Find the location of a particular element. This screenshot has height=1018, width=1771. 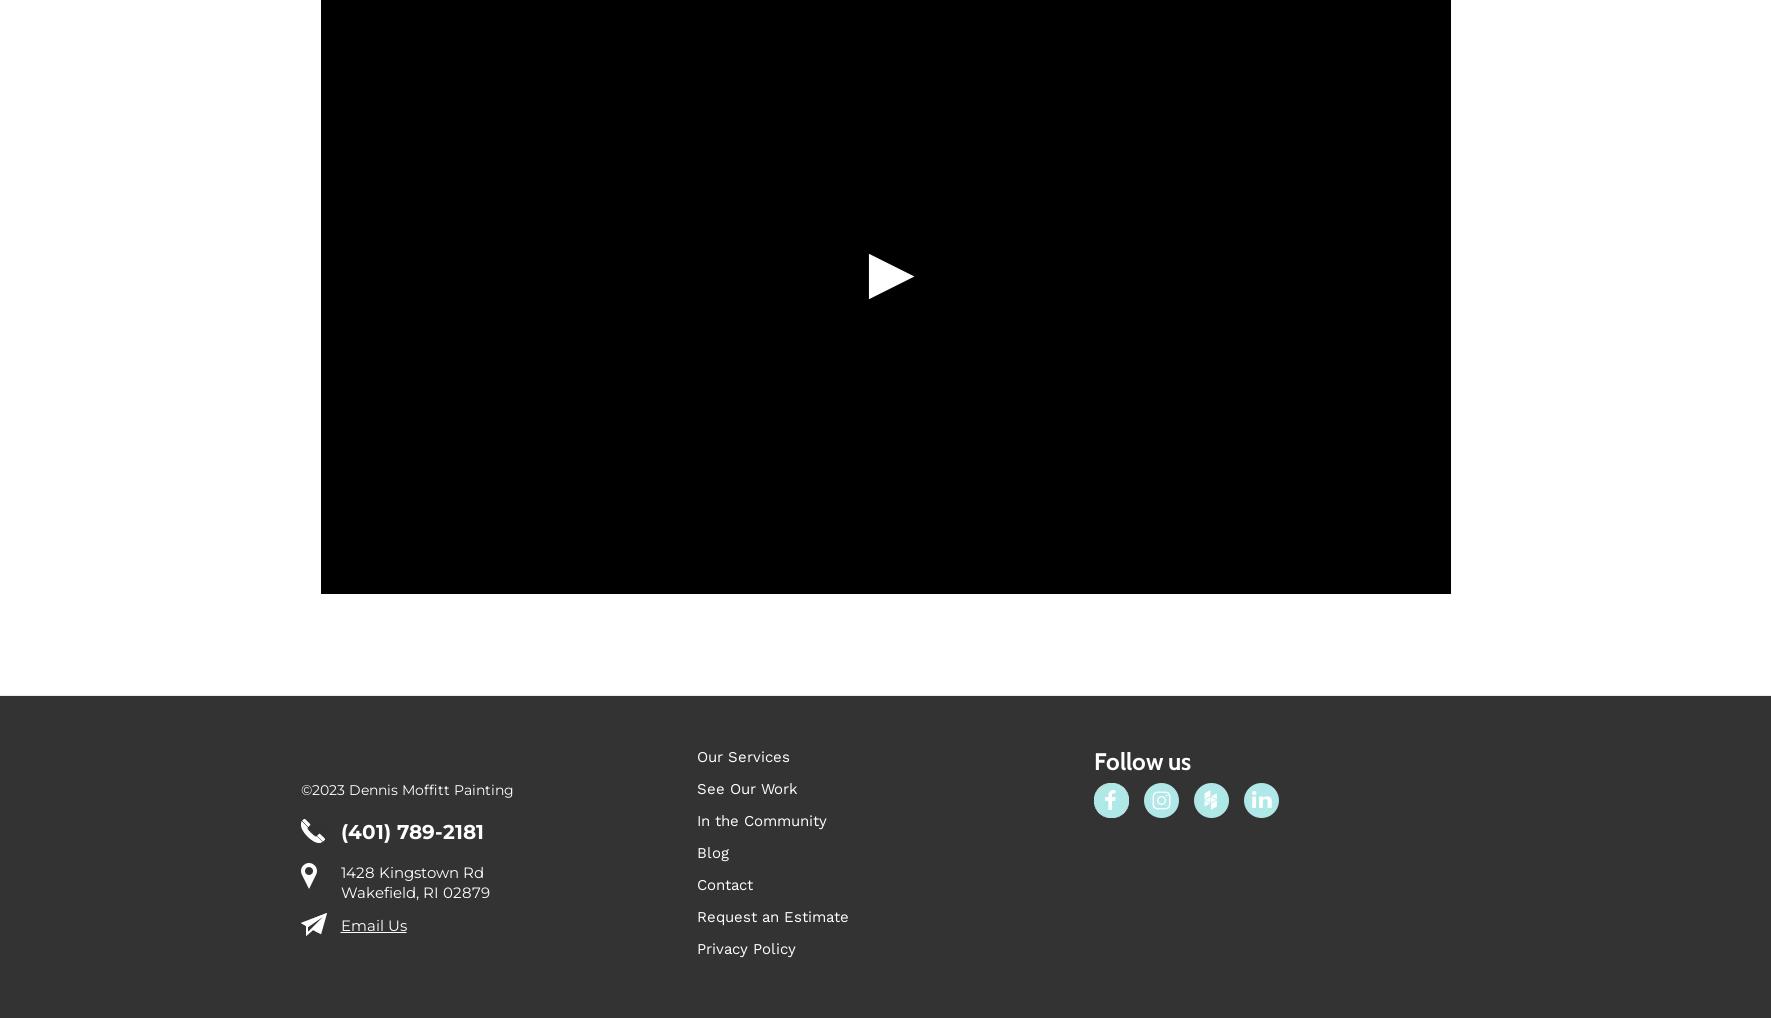

'Follow us' is located at coordinates (1141, 760).